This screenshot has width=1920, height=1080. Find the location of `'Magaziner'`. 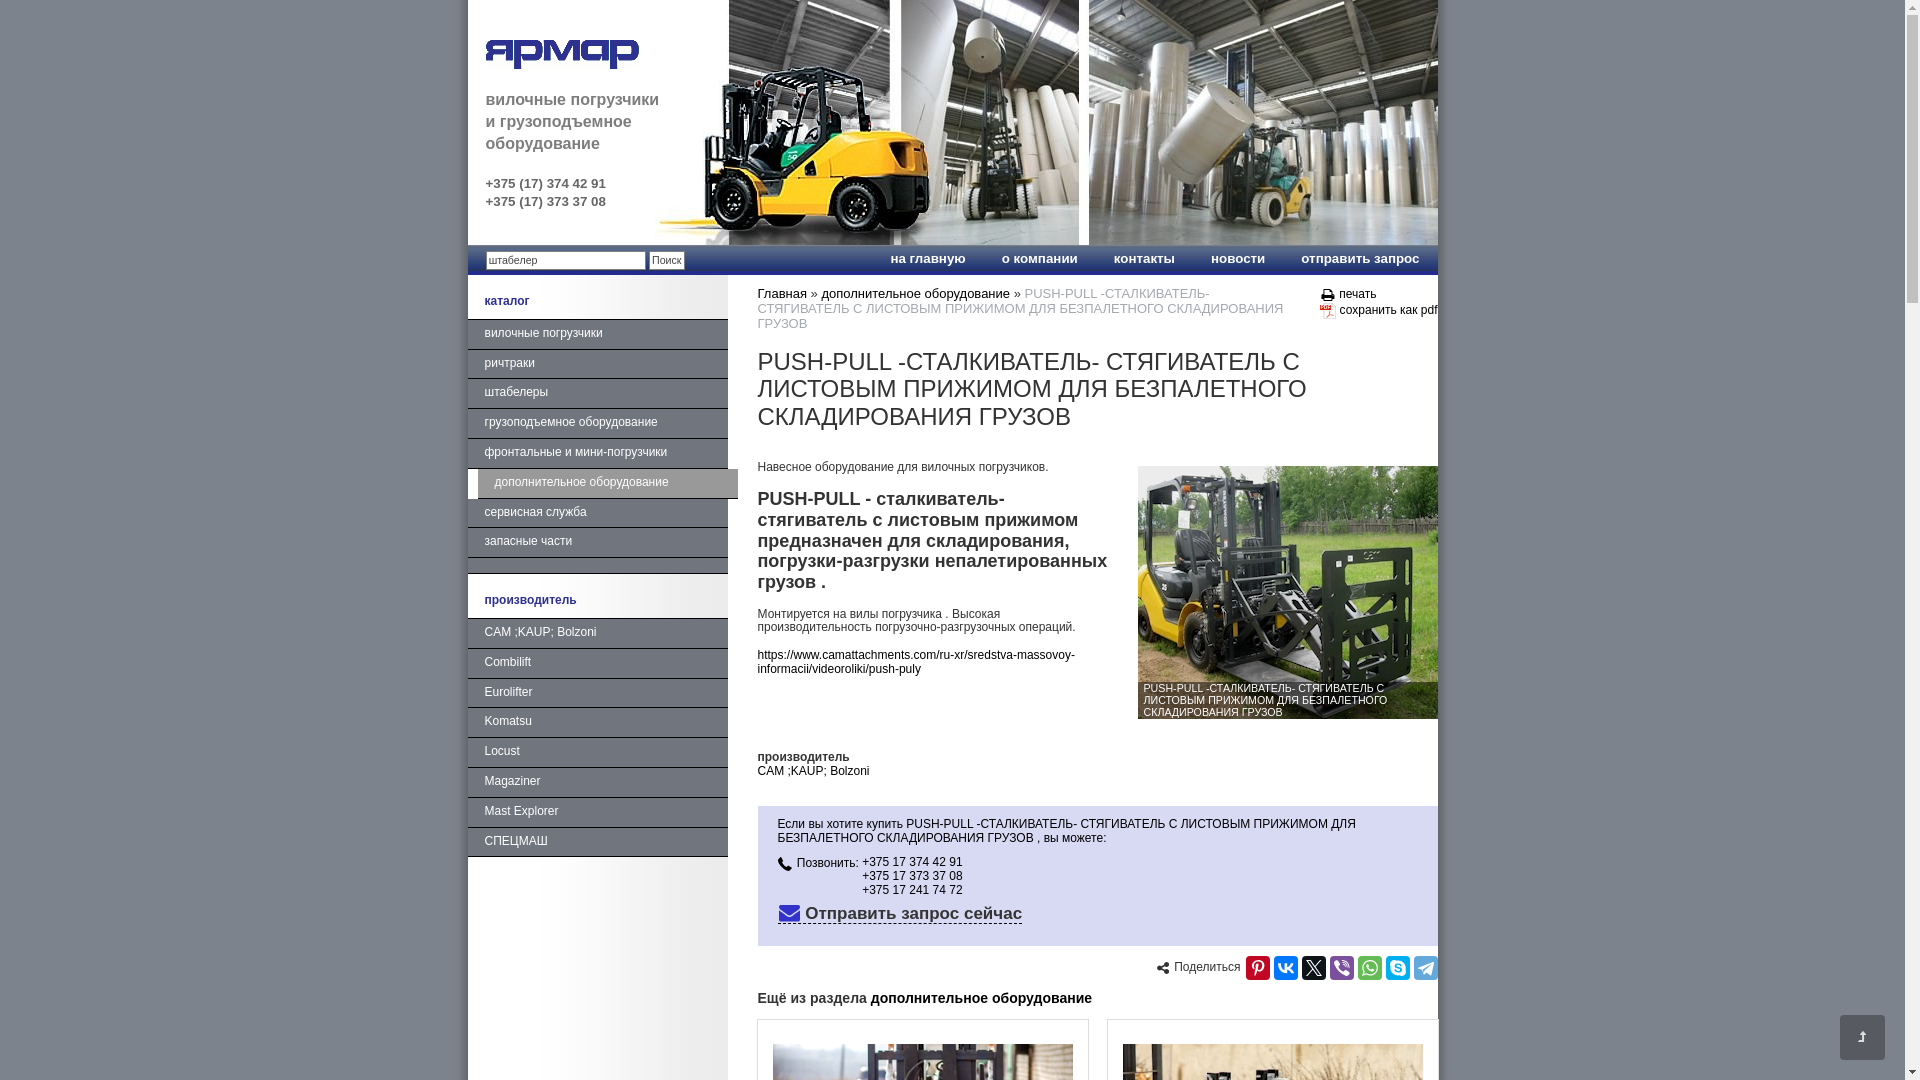

'Magaziner' is located at coordinates (597, 782).